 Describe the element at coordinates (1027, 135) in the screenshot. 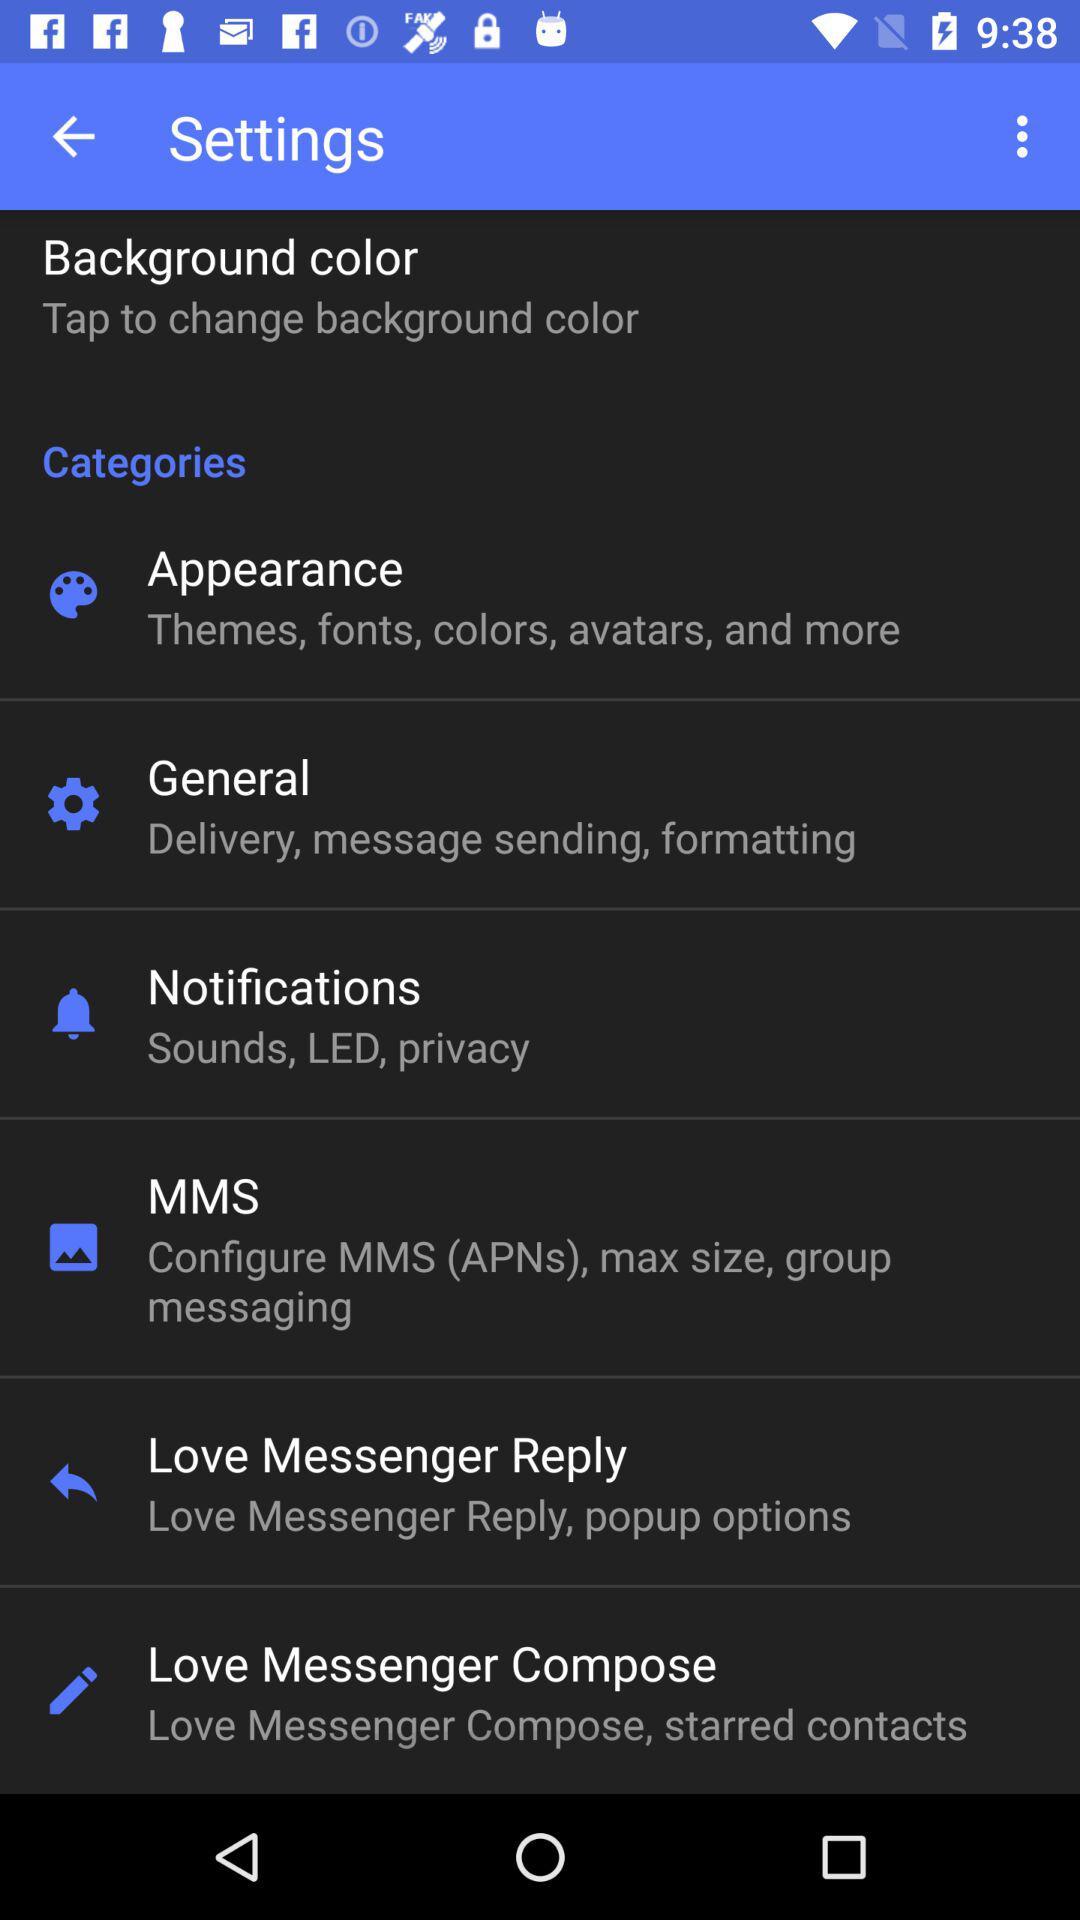

I see `the item at the top right corner` at that location.